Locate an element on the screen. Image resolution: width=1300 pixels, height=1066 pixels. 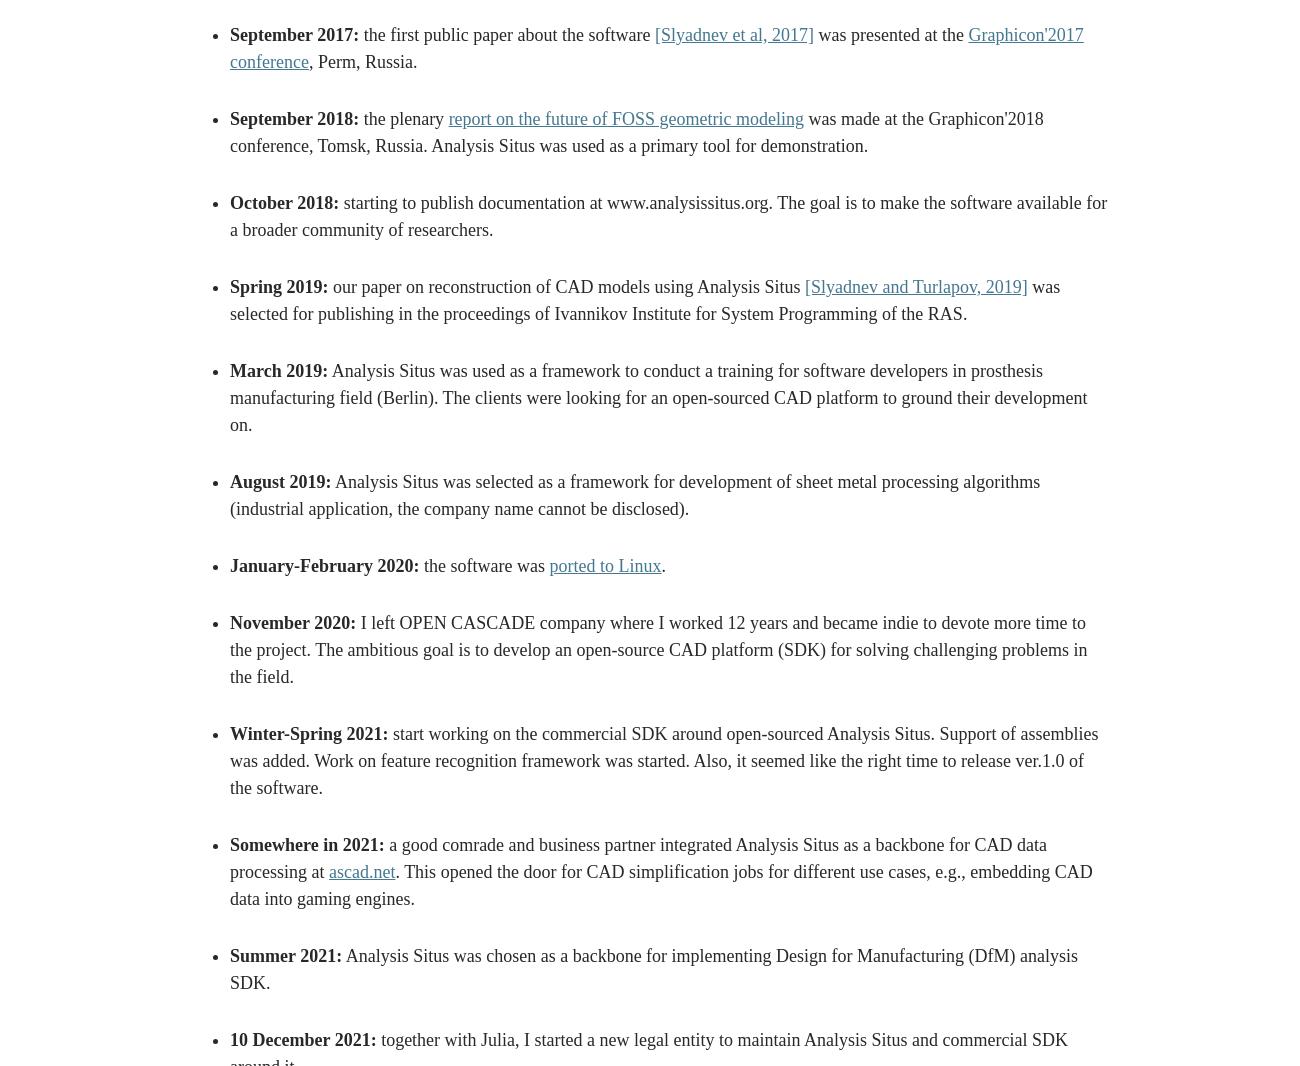
'the plenary' is located at coordinates (403, 117).